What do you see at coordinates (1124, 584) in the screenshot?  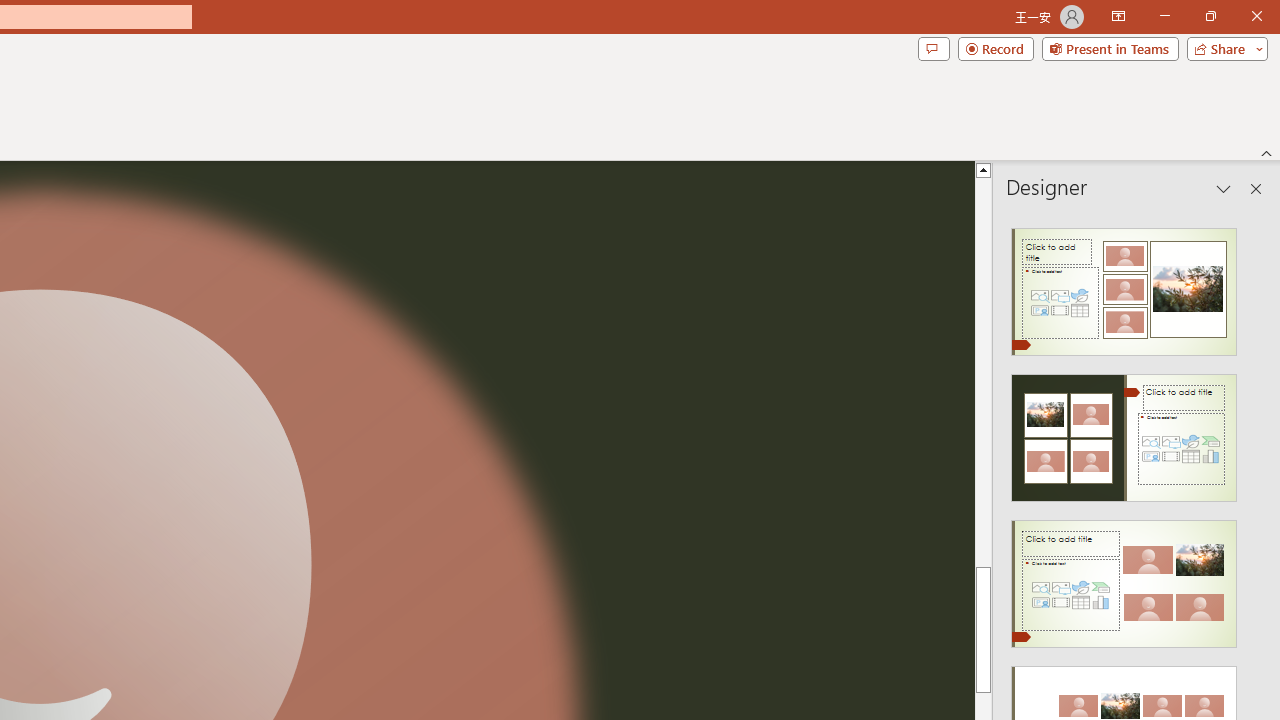 I see `'Class: NetUIImage'` at bounding box center [1124, 584].